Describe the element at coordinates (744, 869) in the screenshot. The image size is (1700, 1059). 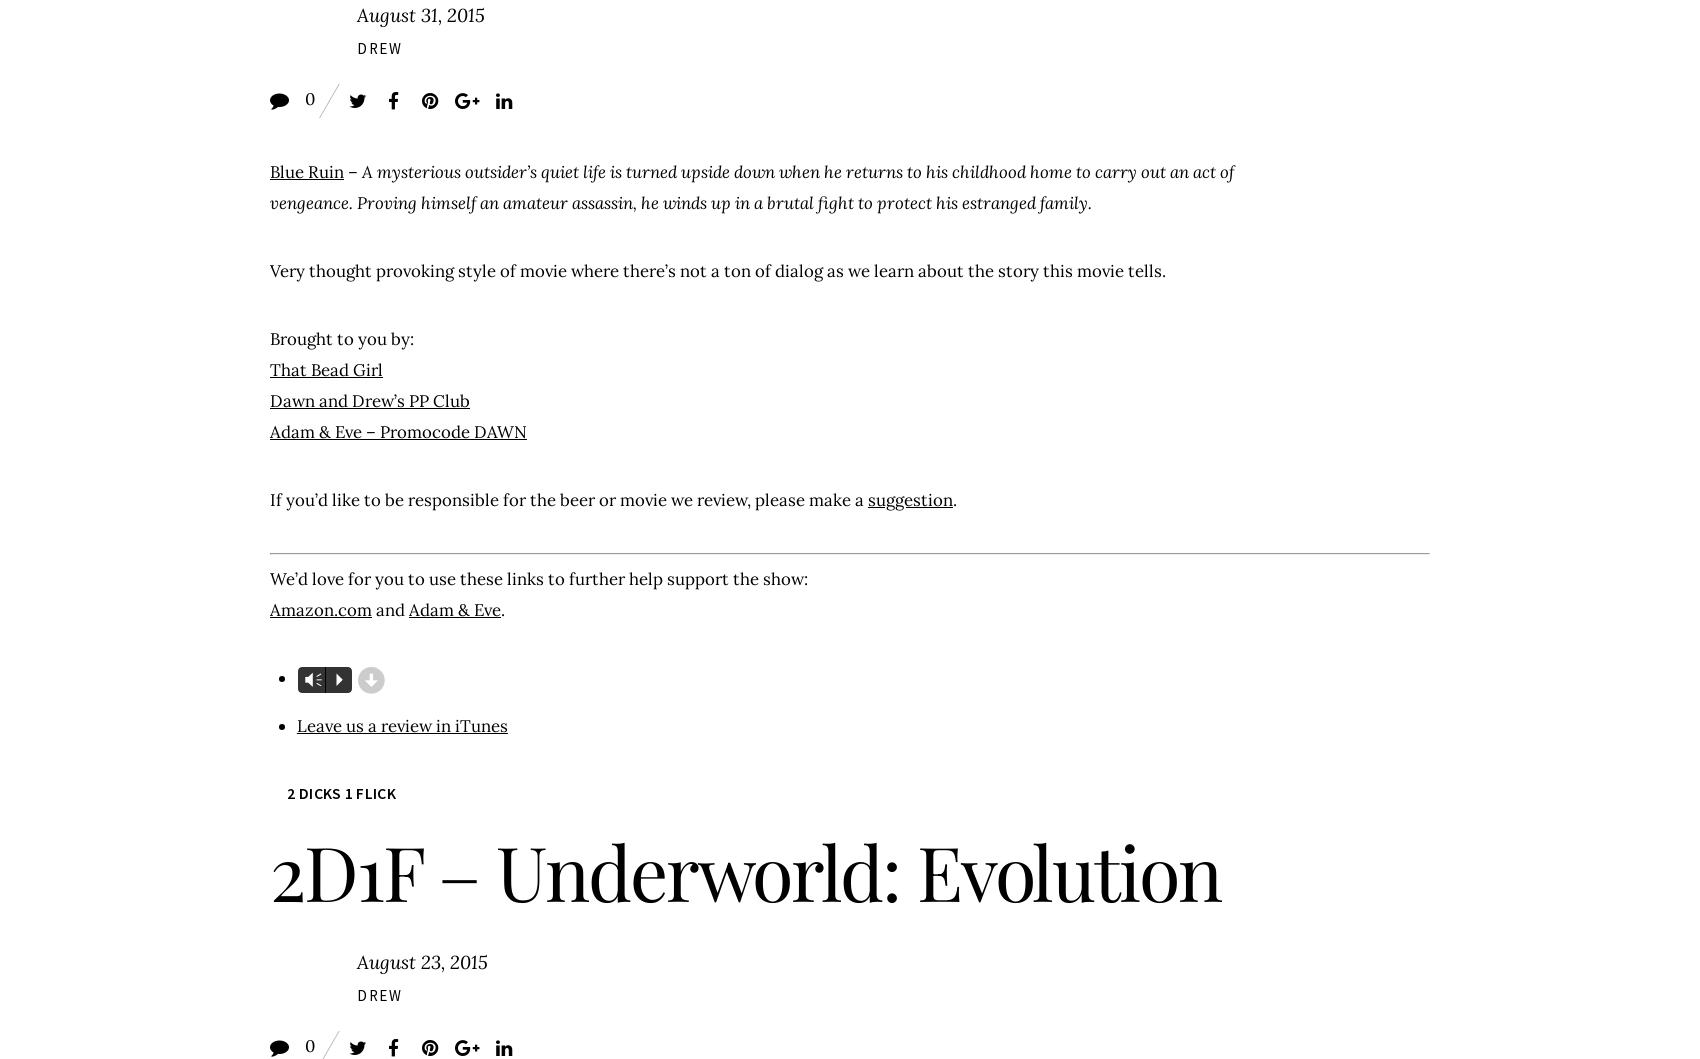
I see `'2D1F – Underworld: Evolution'` at that location.